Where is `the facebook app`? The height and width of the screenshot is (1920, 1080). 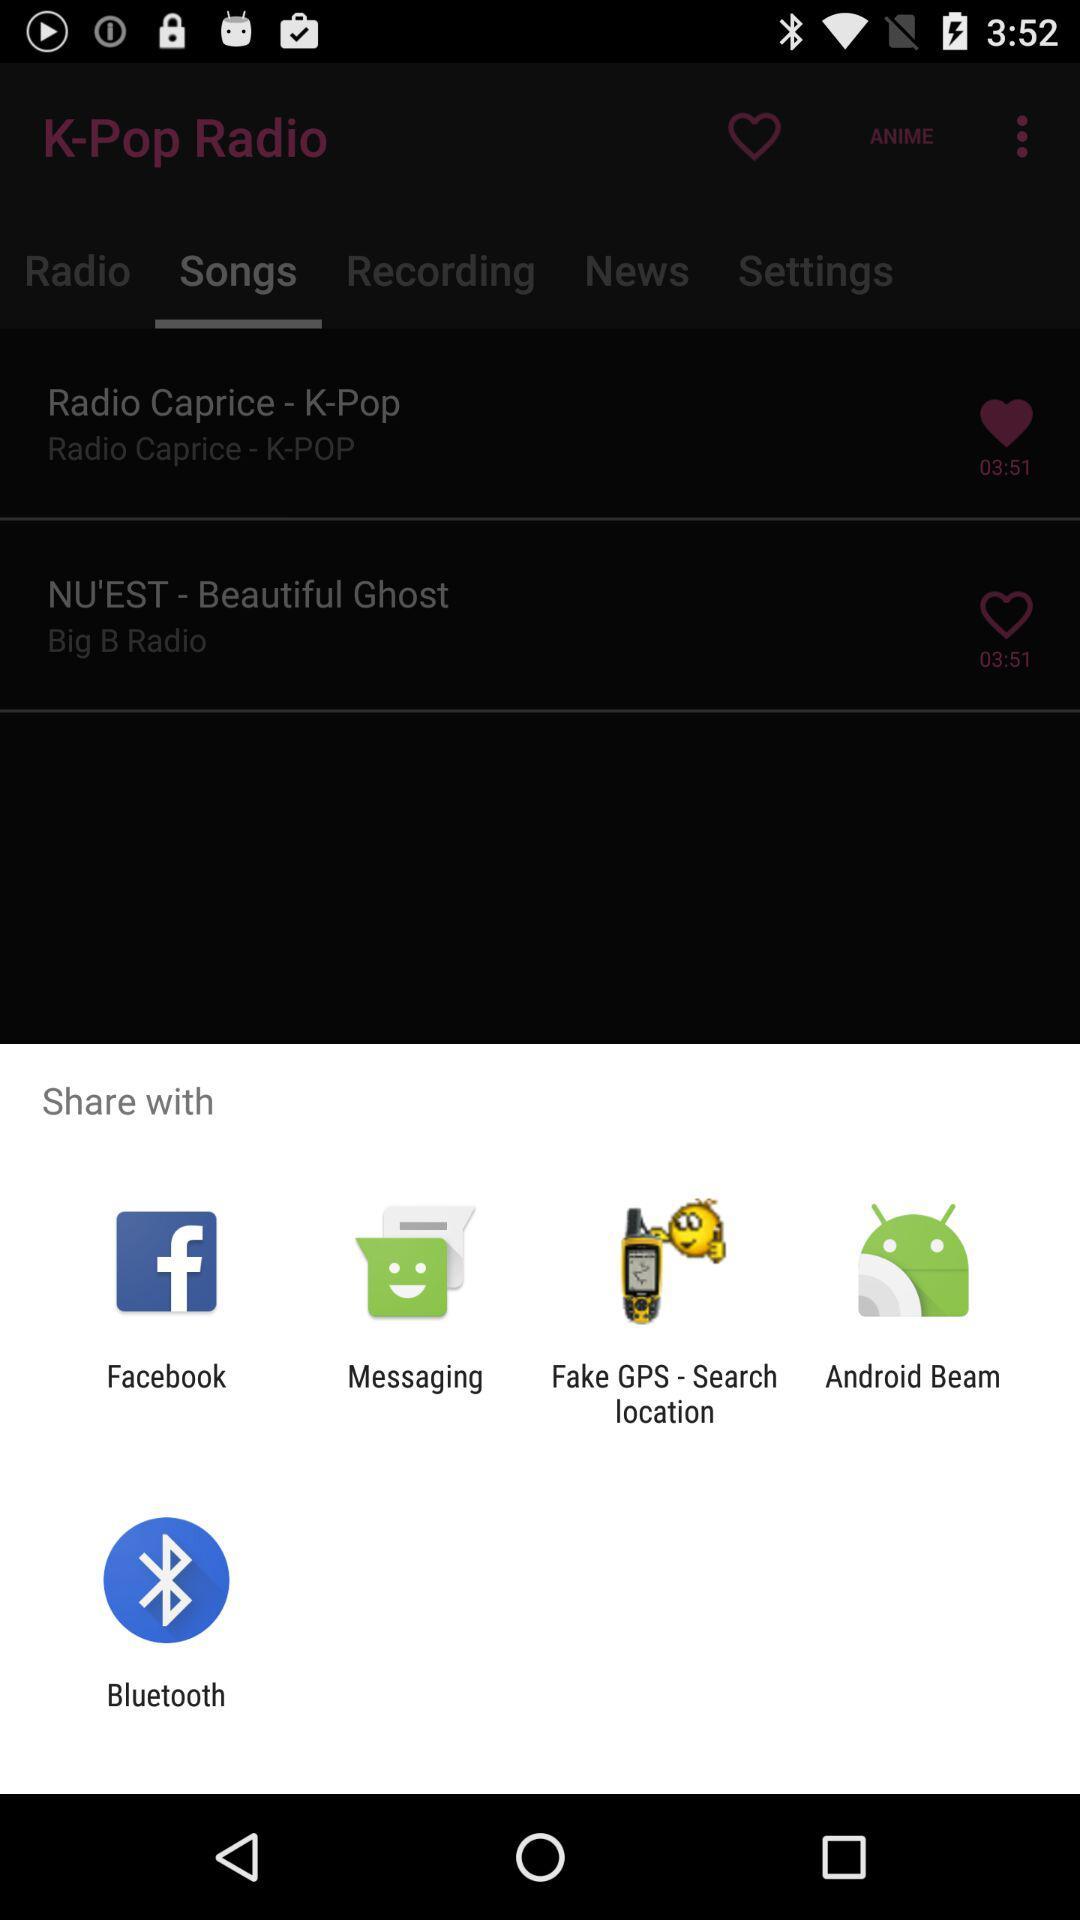 the facebook app is located at coordinates (165, 1392).